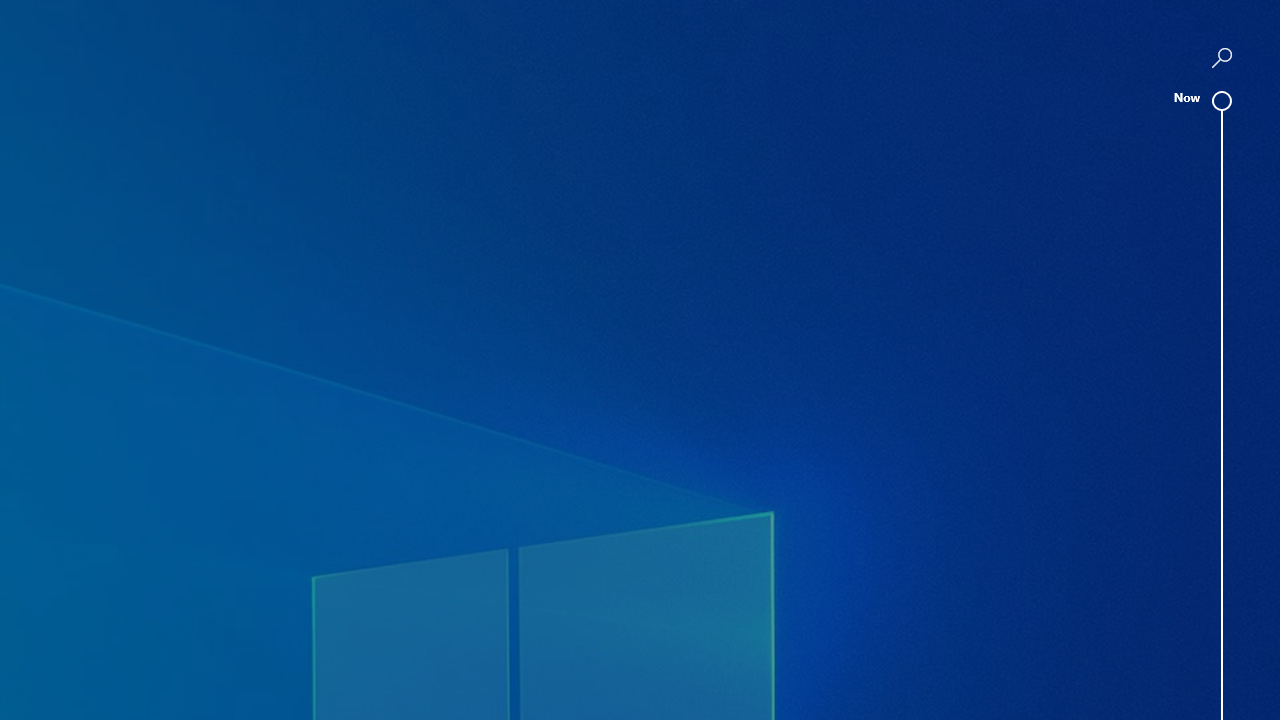 This screenshot has height=720, width=1280. Describe the element at coordinates (1220, 56) in the screenshot. I see `'AutomationID: SeparateQueryButton'` at that location.